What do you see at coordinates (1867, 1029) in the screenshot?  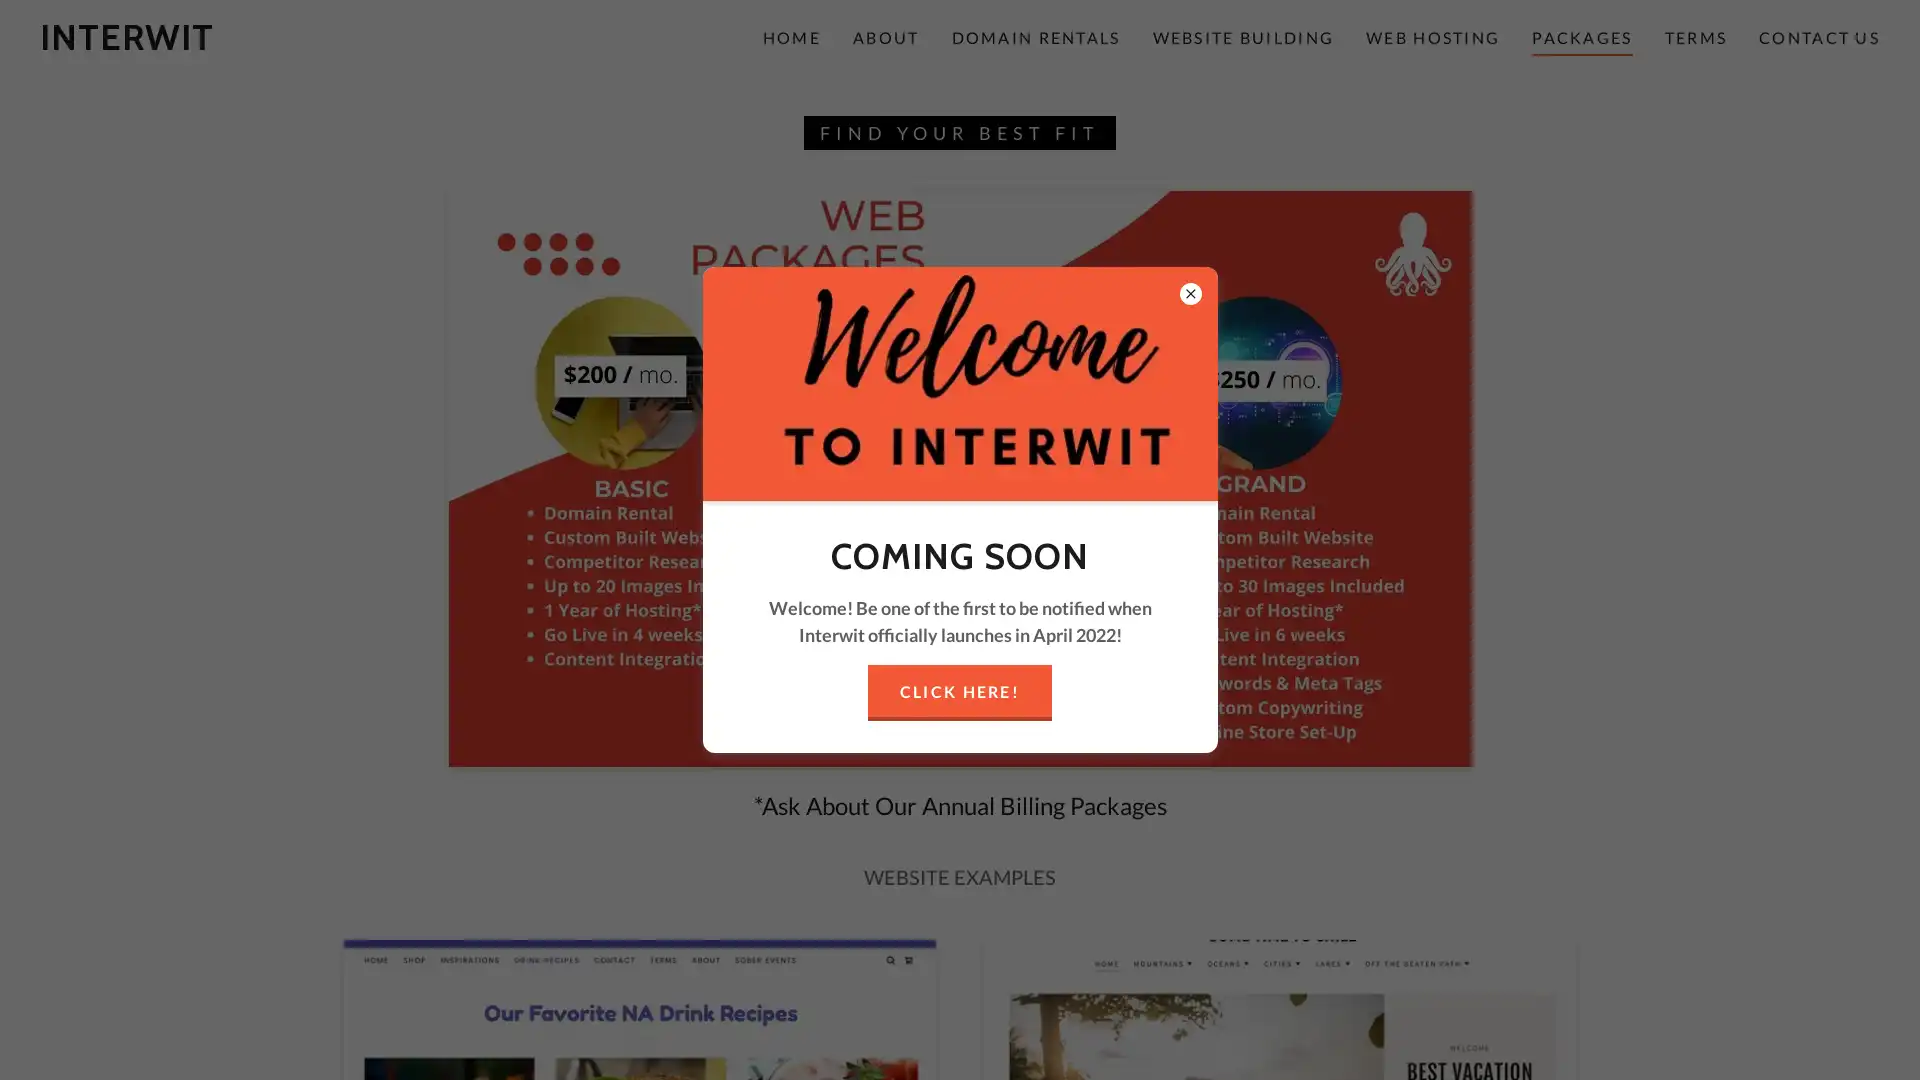 I see `Chat widget toggle` at bounding box center [1867, 1029].